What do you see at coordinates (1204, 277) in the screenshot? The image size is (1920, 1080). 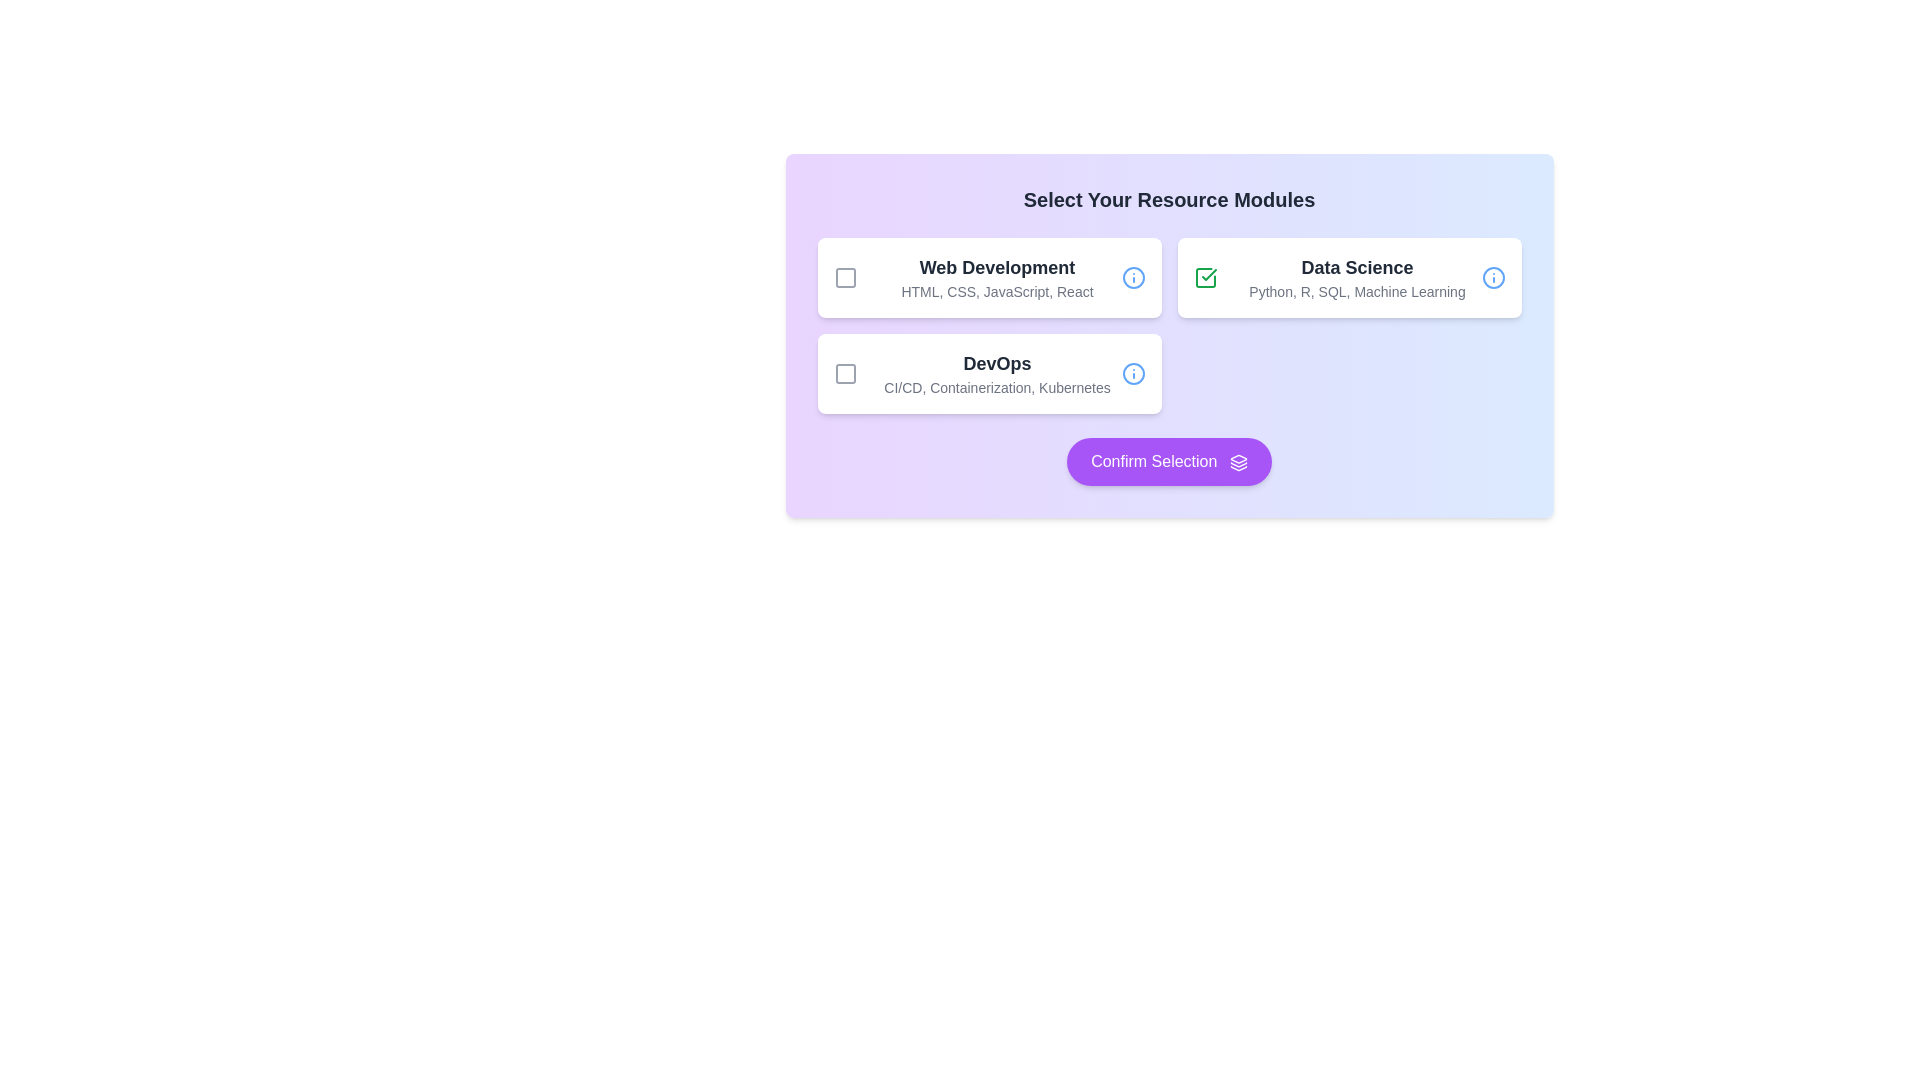 I see `the checkbox with a green check mark indicating a selected state, located` at bounding box center [1204, 277].